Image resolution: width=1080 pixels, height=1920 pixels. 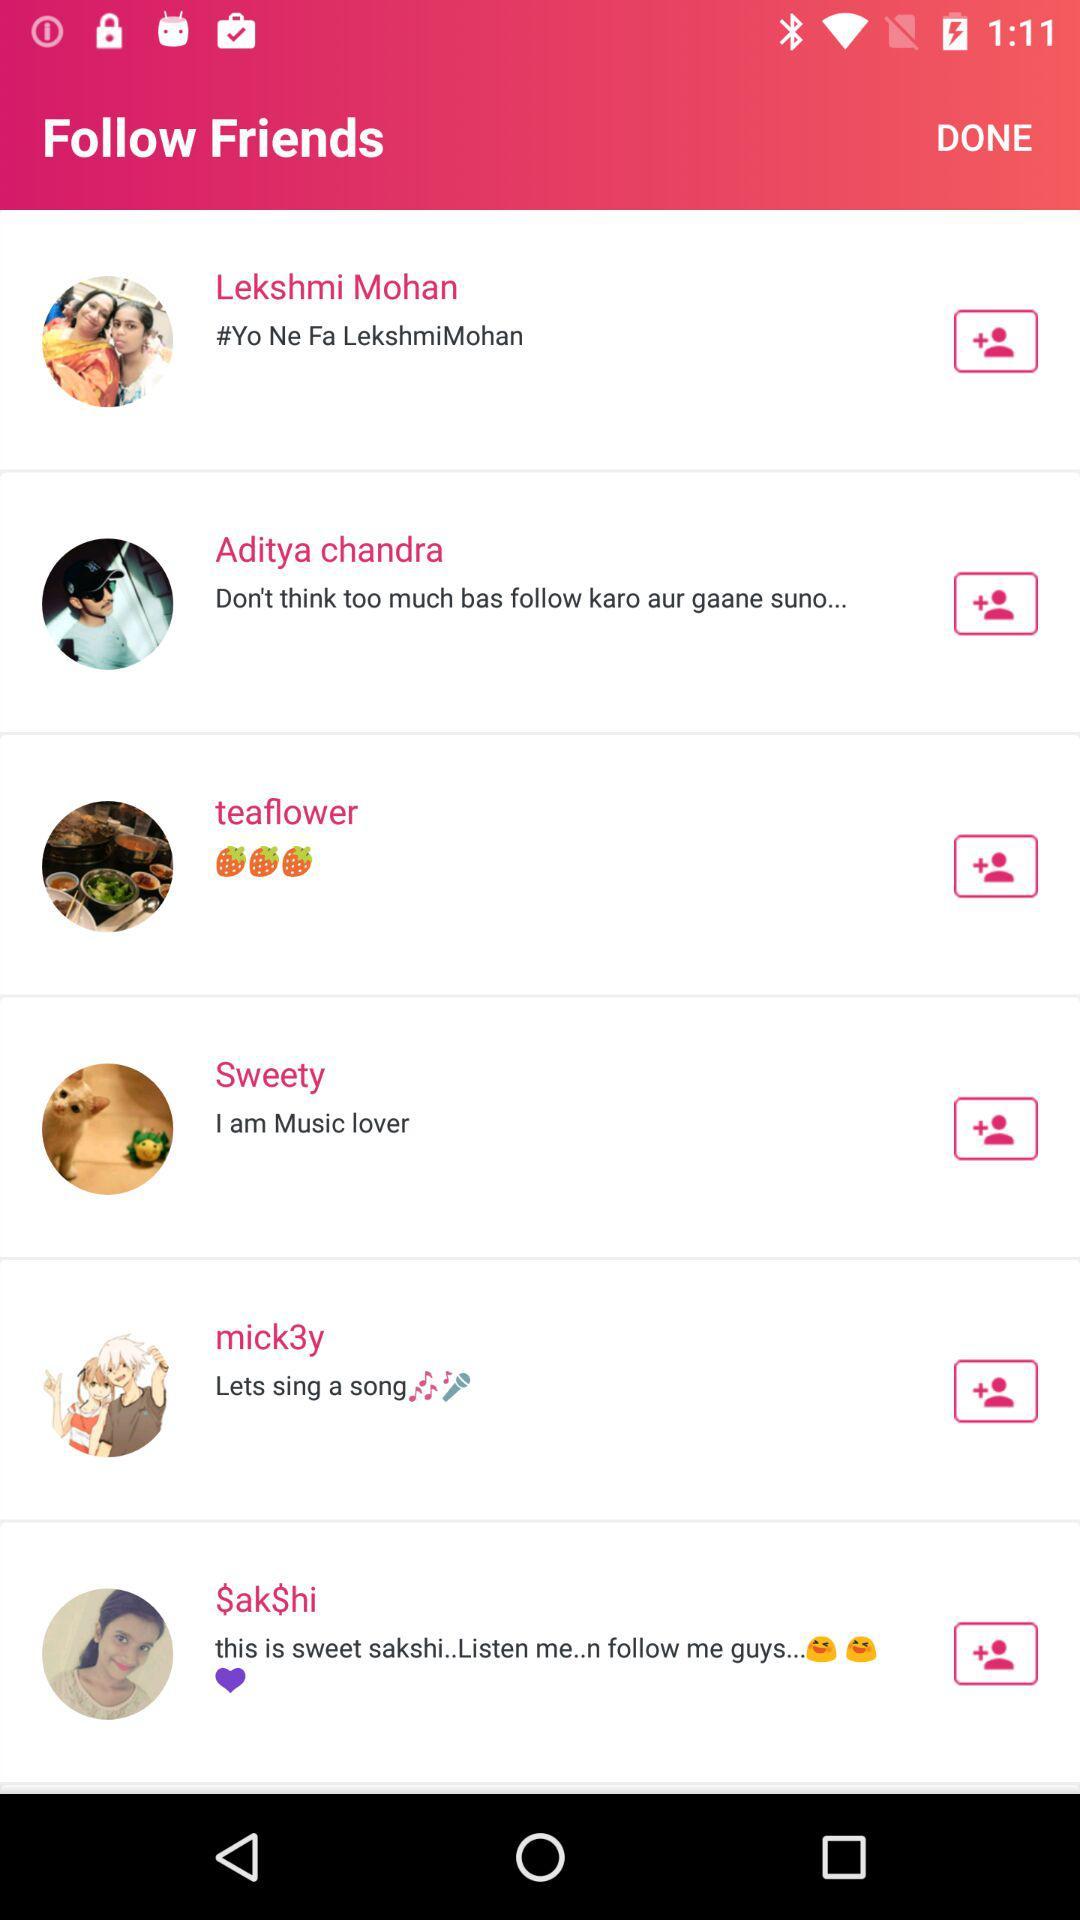 What do you see at coordinates (995, 602) in the screenshot?
I see `friend` at bounding box center [995, 602].